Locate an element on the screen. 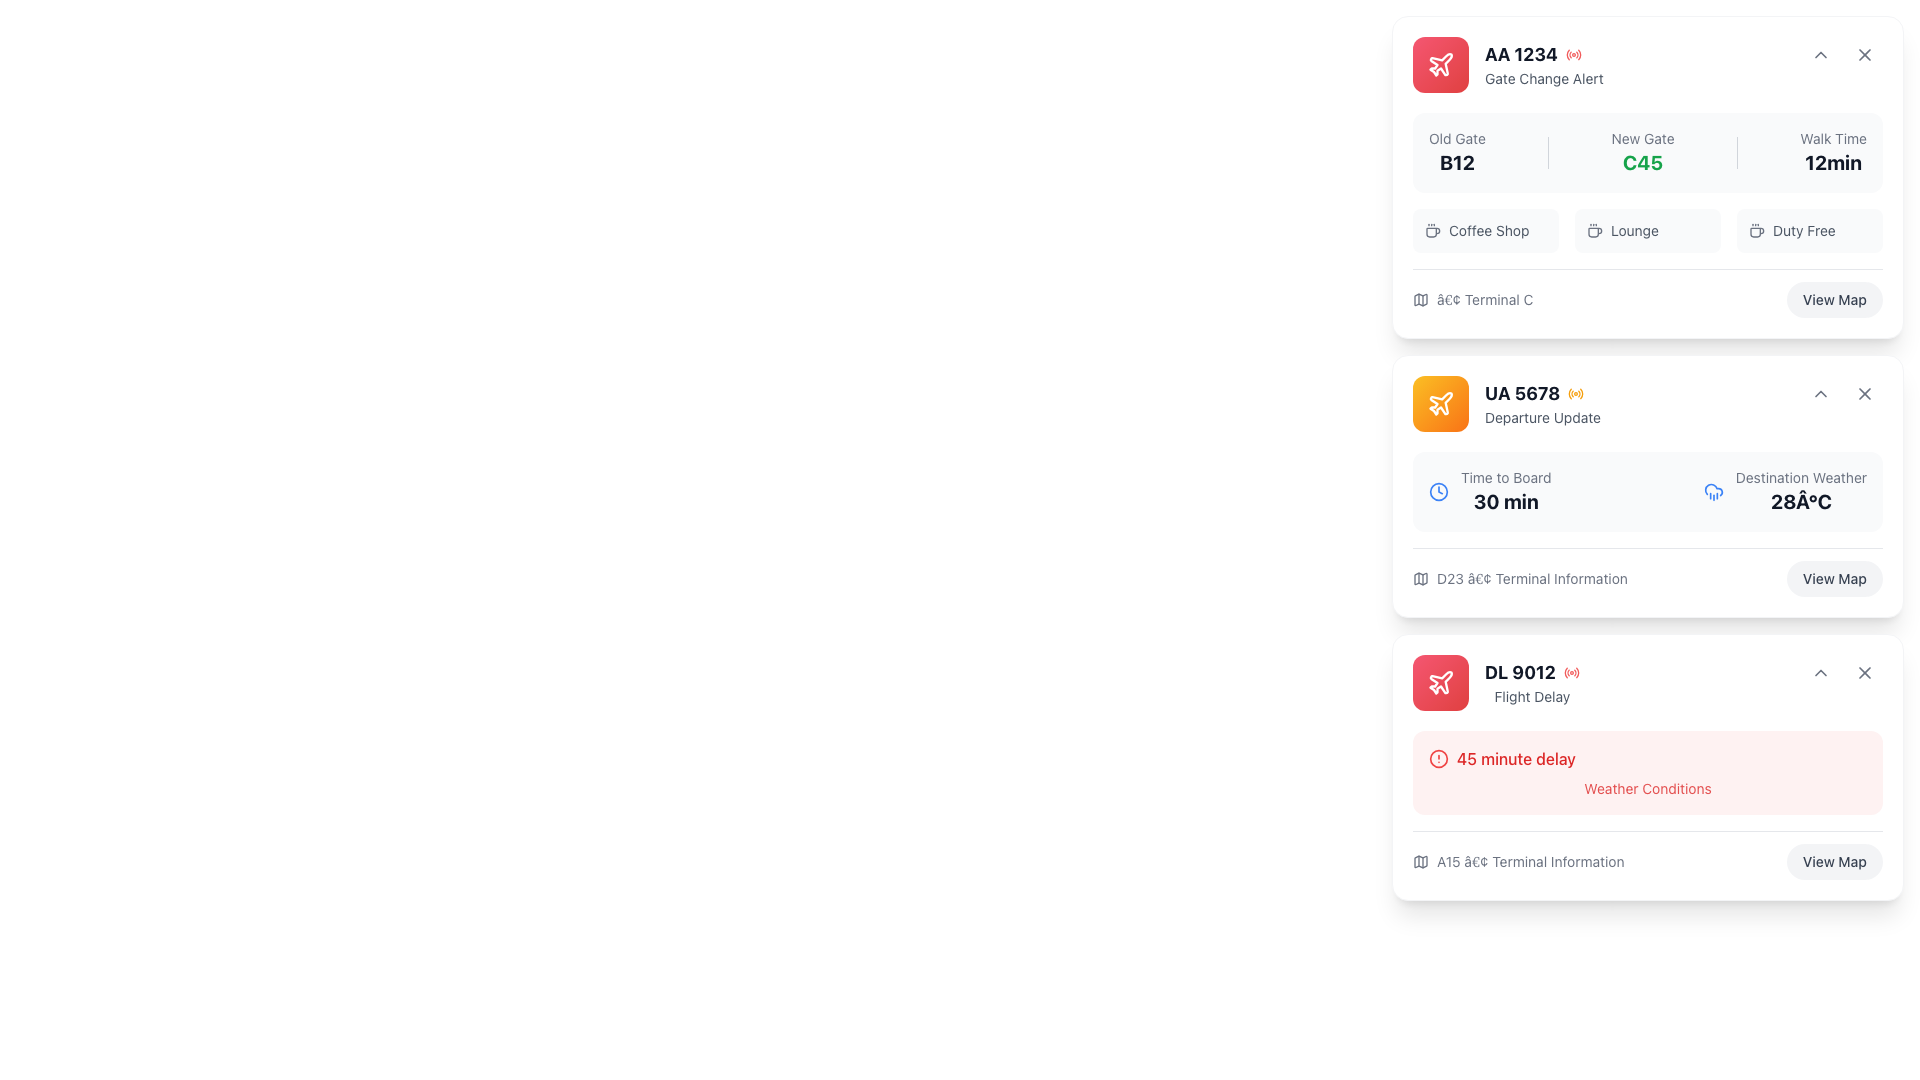  the static informational text displaying 'Destination Weather' and '28°C' in the 'UA 5678 Departure Update' card is located at coordinates (1801, 492).